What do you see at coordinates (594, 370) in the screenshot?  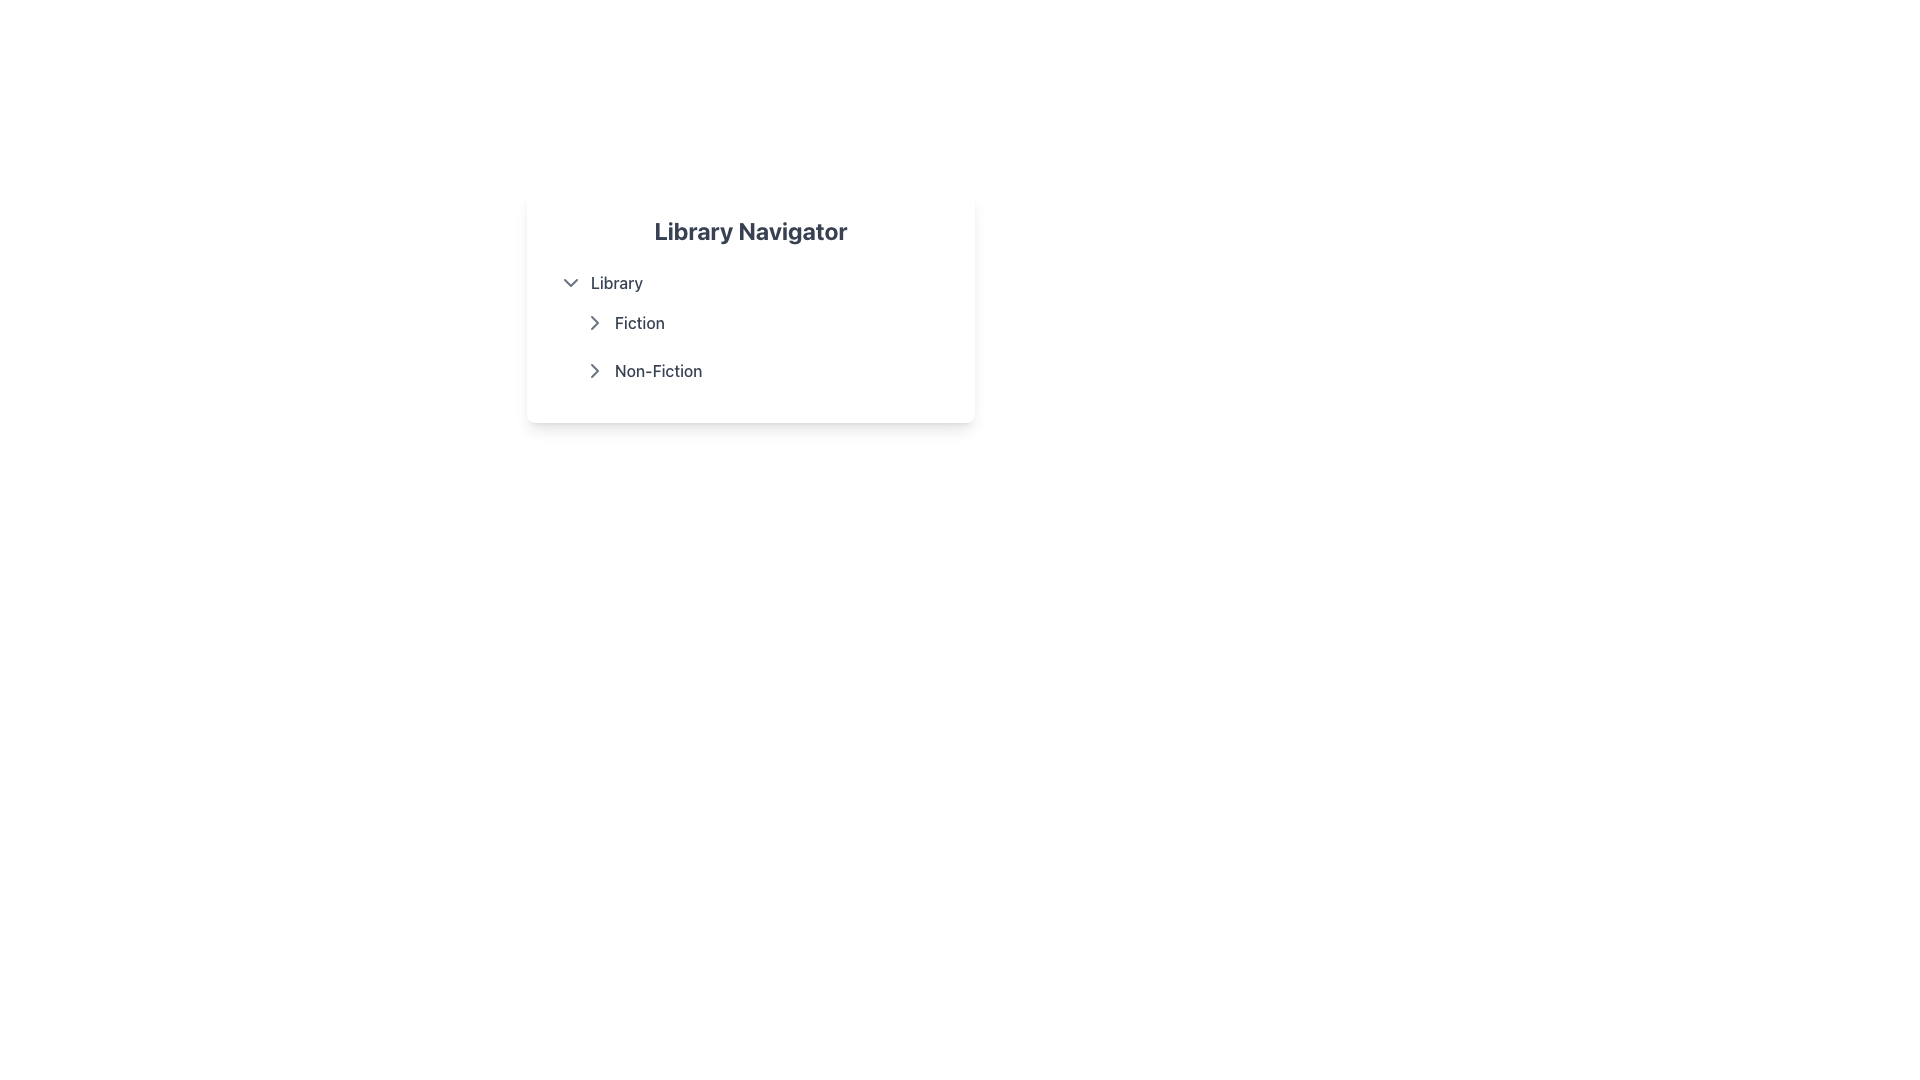 I see `the small chevron SVG icon styled with a rightward arrow, positioned next to the 'Fiction' text in the 'Library' section of the navigation system` at bounding box center [594, 370].